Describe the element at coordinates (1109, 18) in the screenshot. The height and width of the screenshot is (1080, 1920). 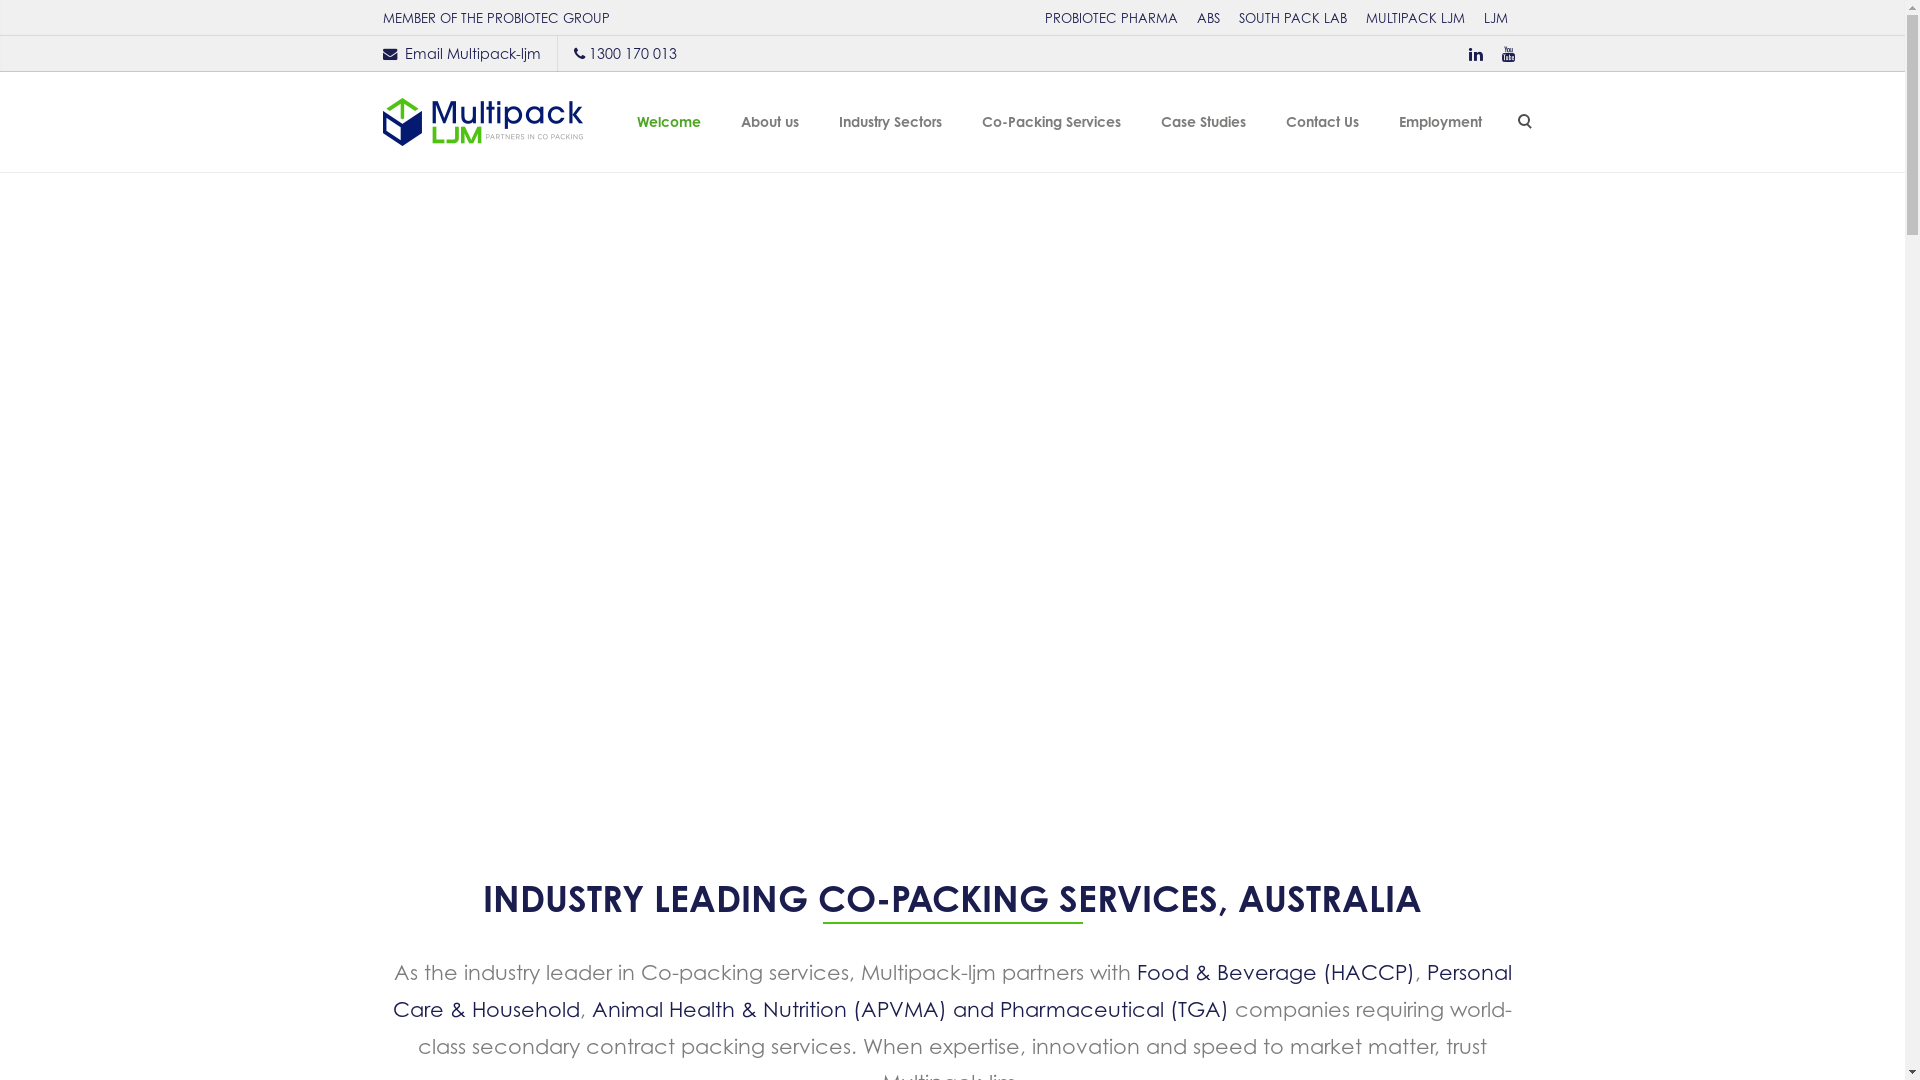
I see `'PROBIOTEC PHARMA'` at that location.